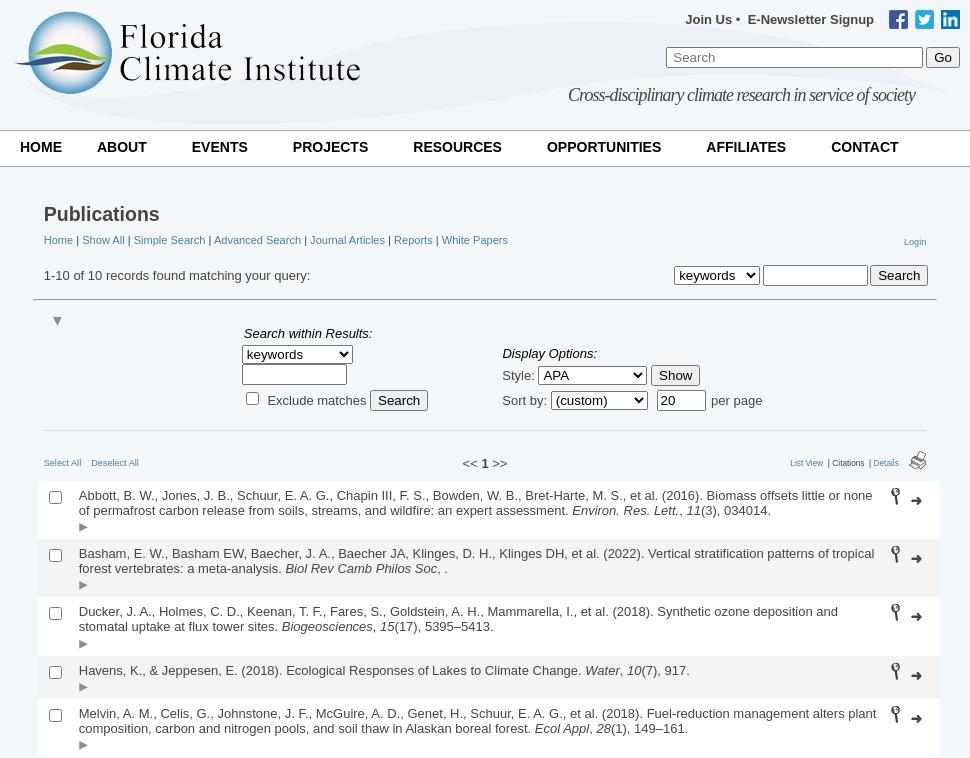 The width and height of the screenshot is (970, 758). I want to click on 'Ecol Appl', so click(560, 727).